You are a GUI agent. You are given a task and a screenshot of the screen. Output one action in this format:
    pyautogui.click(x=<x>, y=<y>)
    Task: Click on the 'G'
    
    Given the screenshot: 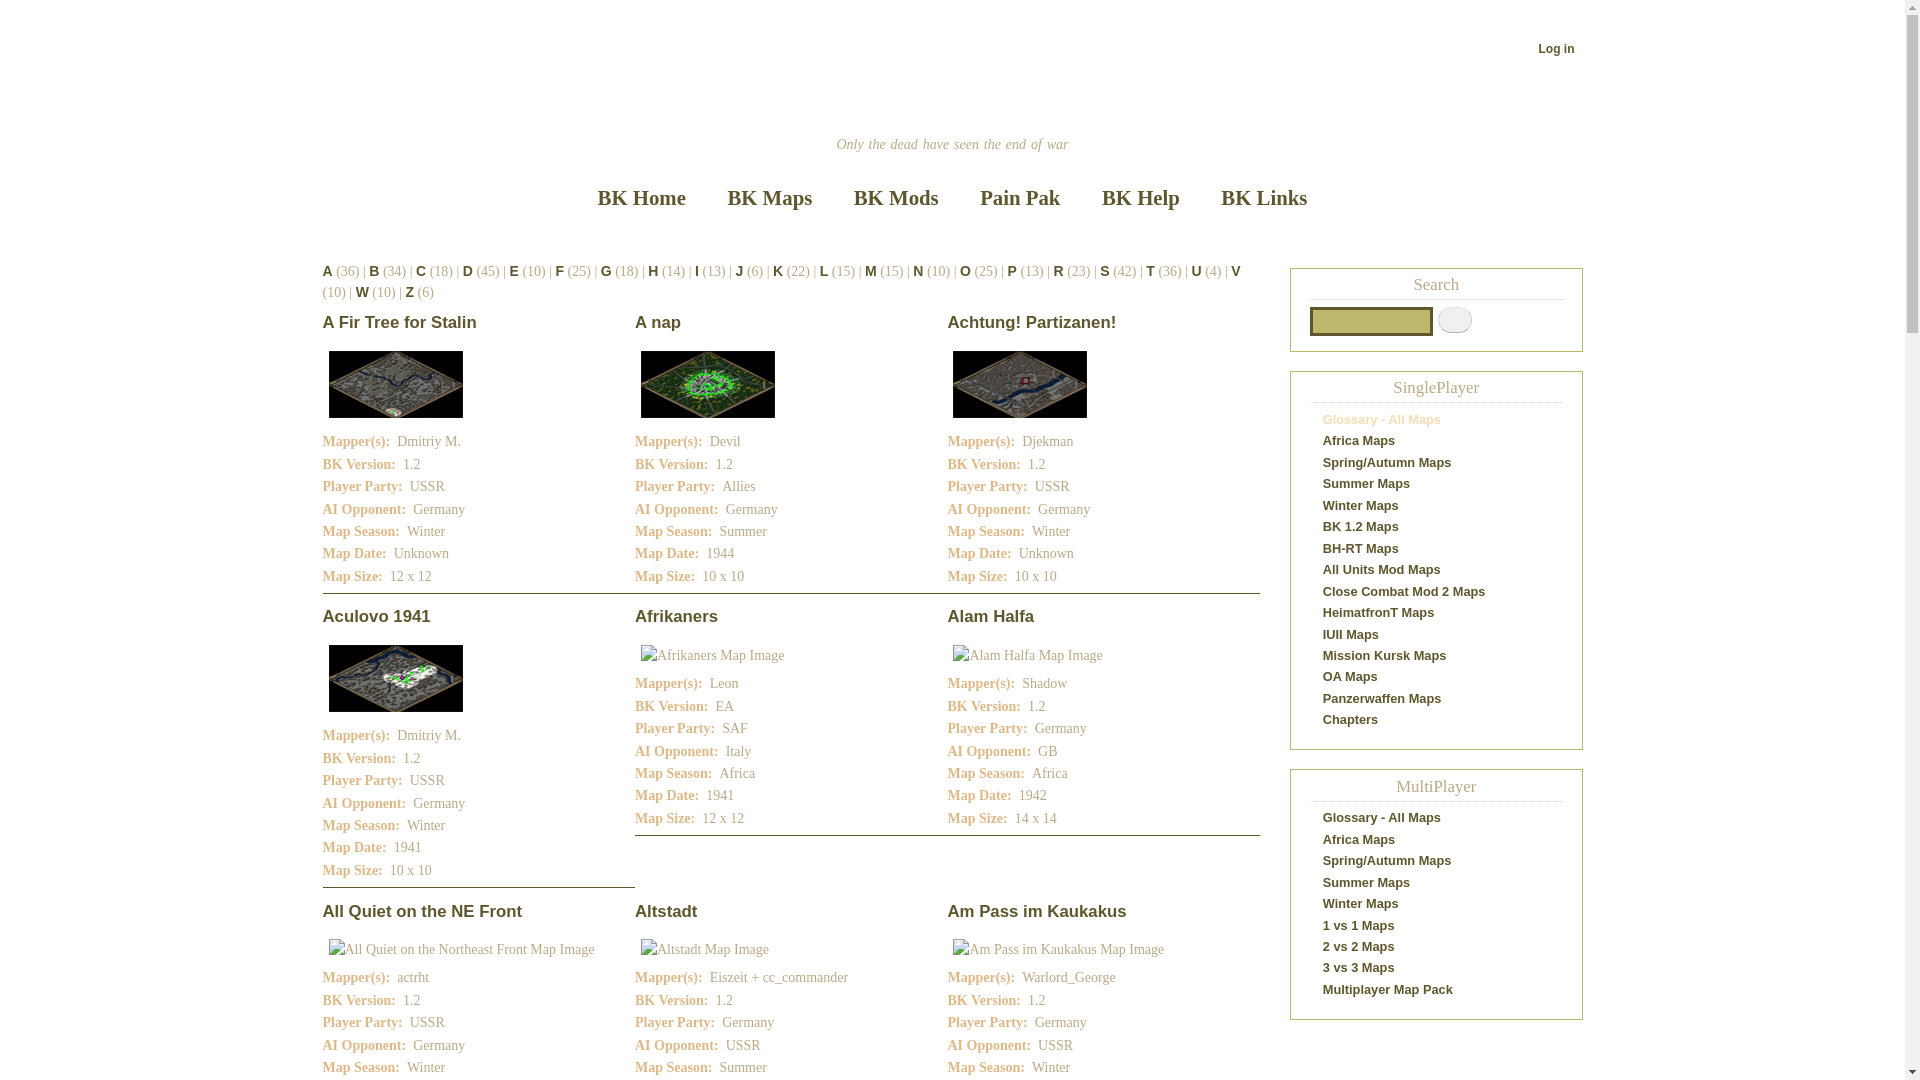 What is the action you would take?
    pyautogui.click(x=605, y=270)
    